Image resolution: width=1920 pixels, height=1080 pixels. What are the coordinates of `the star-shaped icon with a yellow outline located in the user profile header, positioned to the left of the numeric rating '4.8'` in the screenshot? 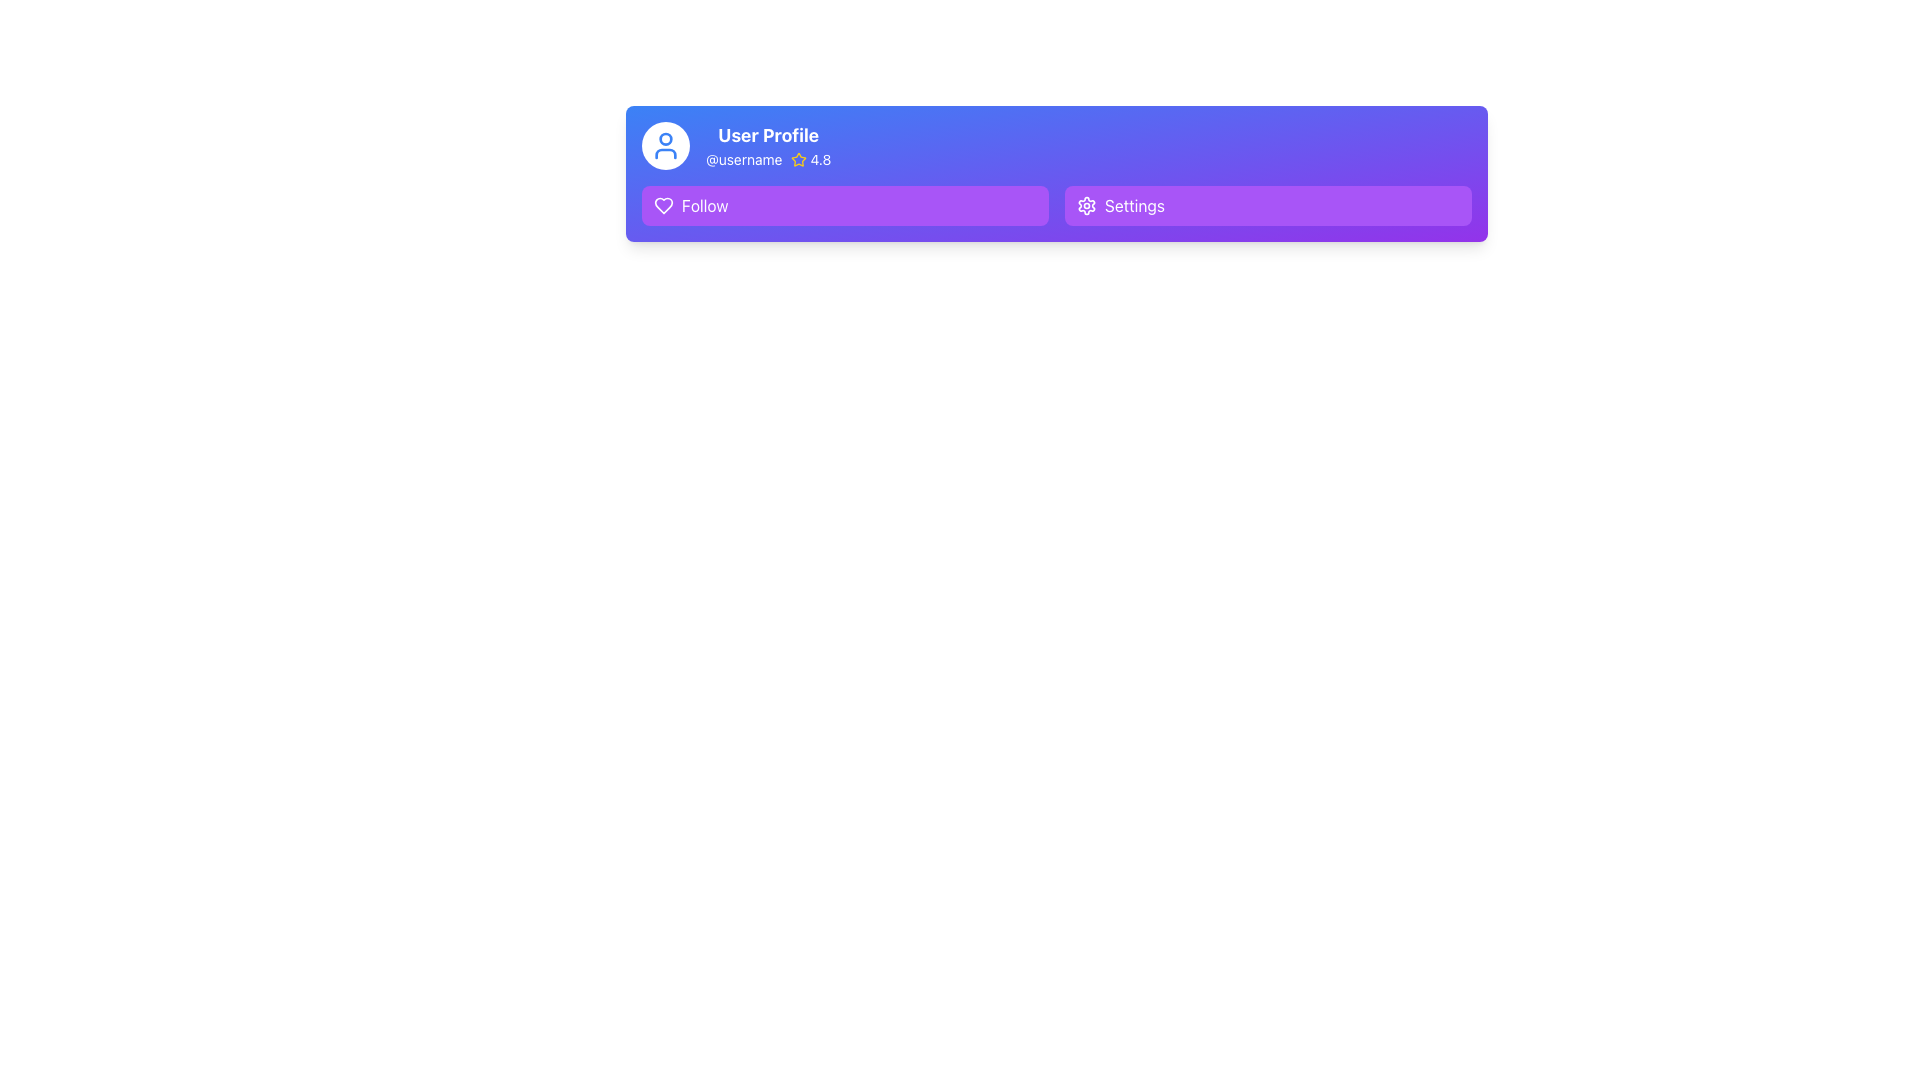 It's located at (797, 158).